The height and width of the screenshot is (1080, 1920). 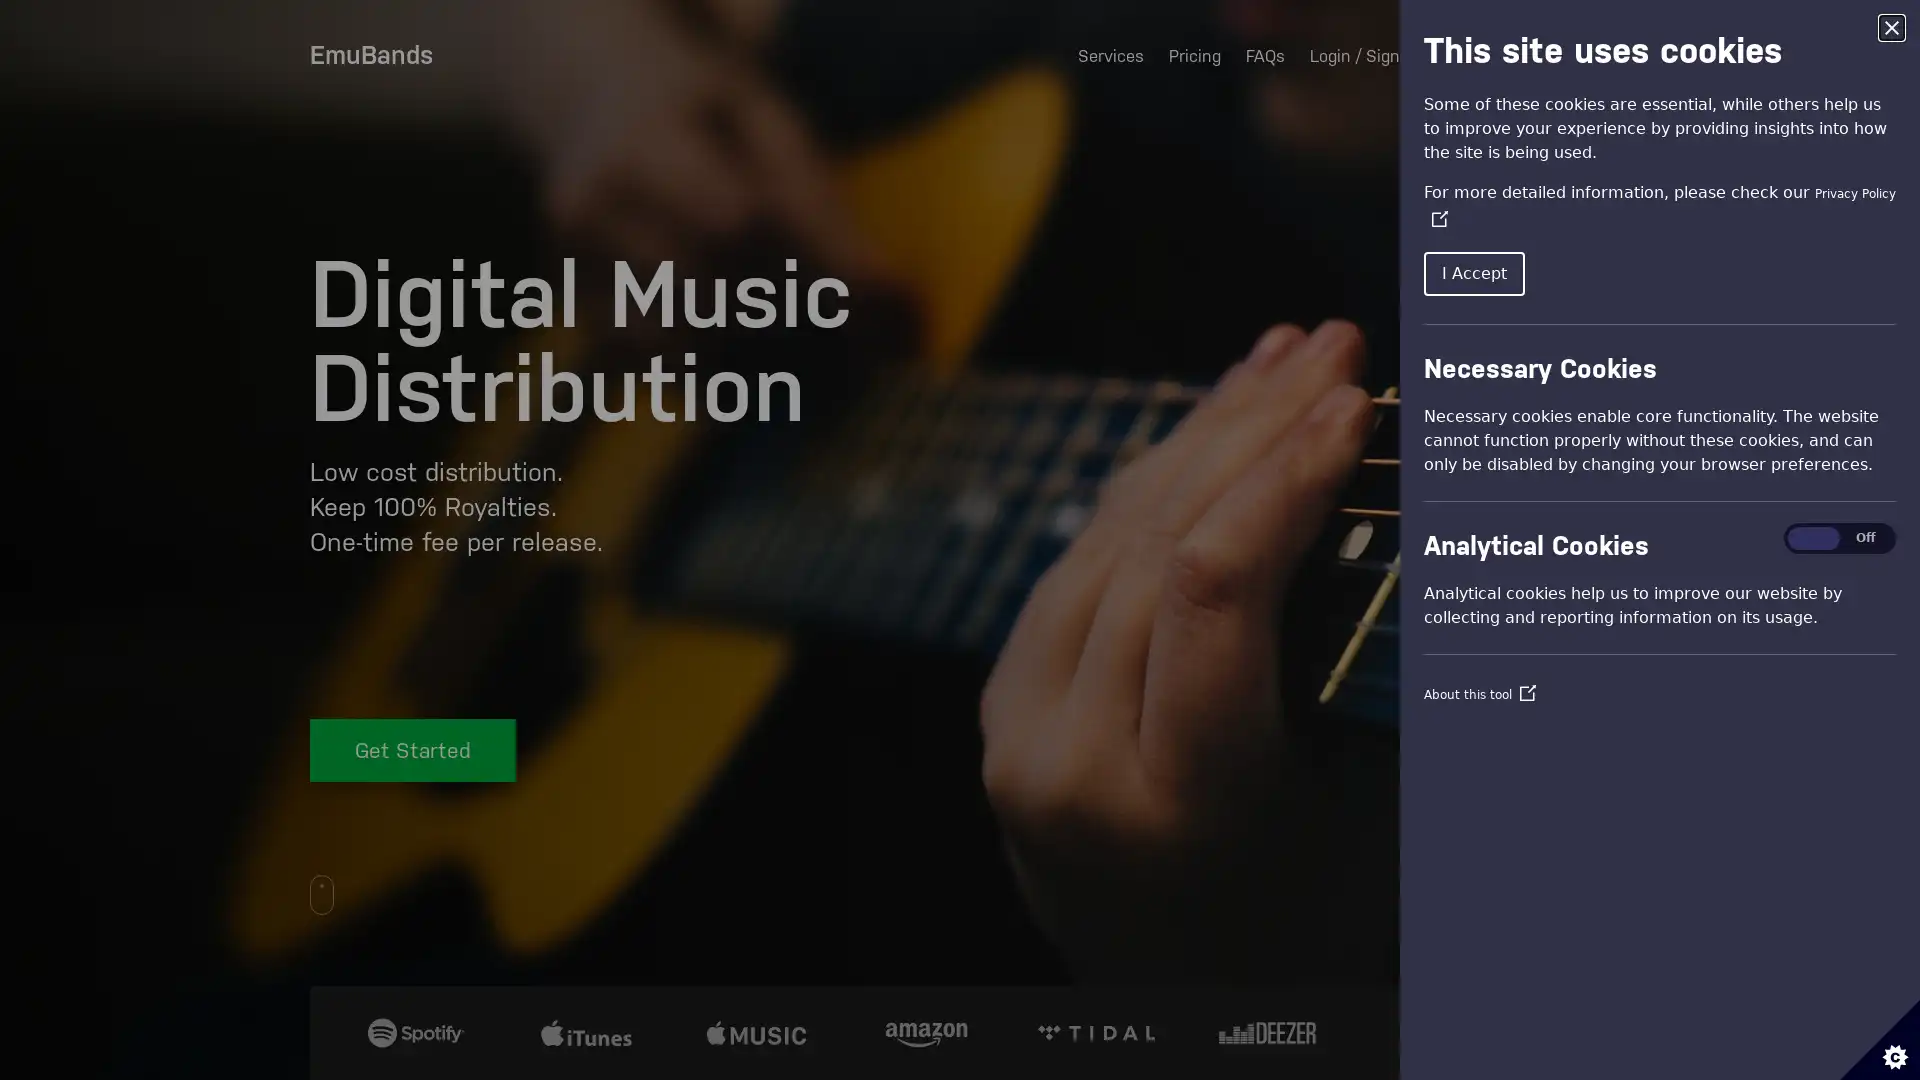 I want to click on I Accept, so click(x=1474, y=273).